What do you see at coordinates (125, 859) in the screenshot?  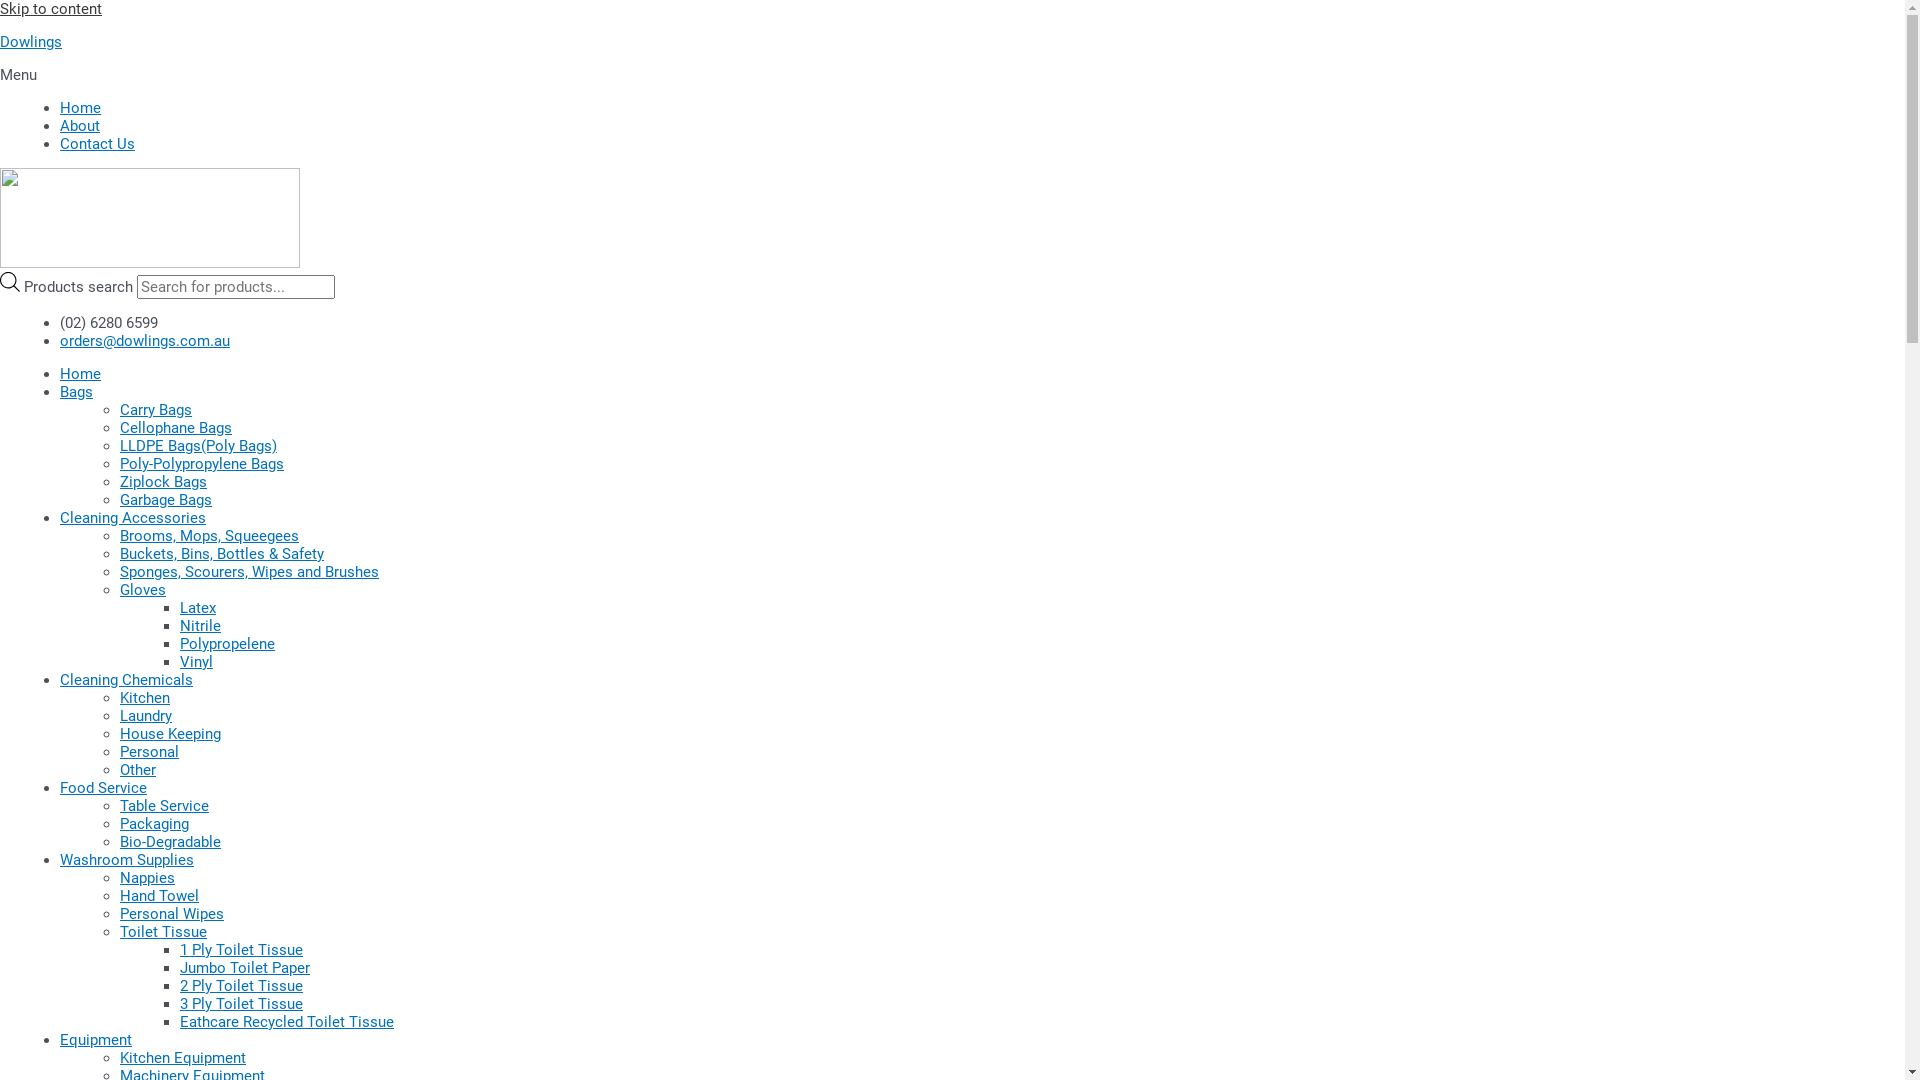 I see `'Washroom Supplies'` at bounding box center [125, 859].